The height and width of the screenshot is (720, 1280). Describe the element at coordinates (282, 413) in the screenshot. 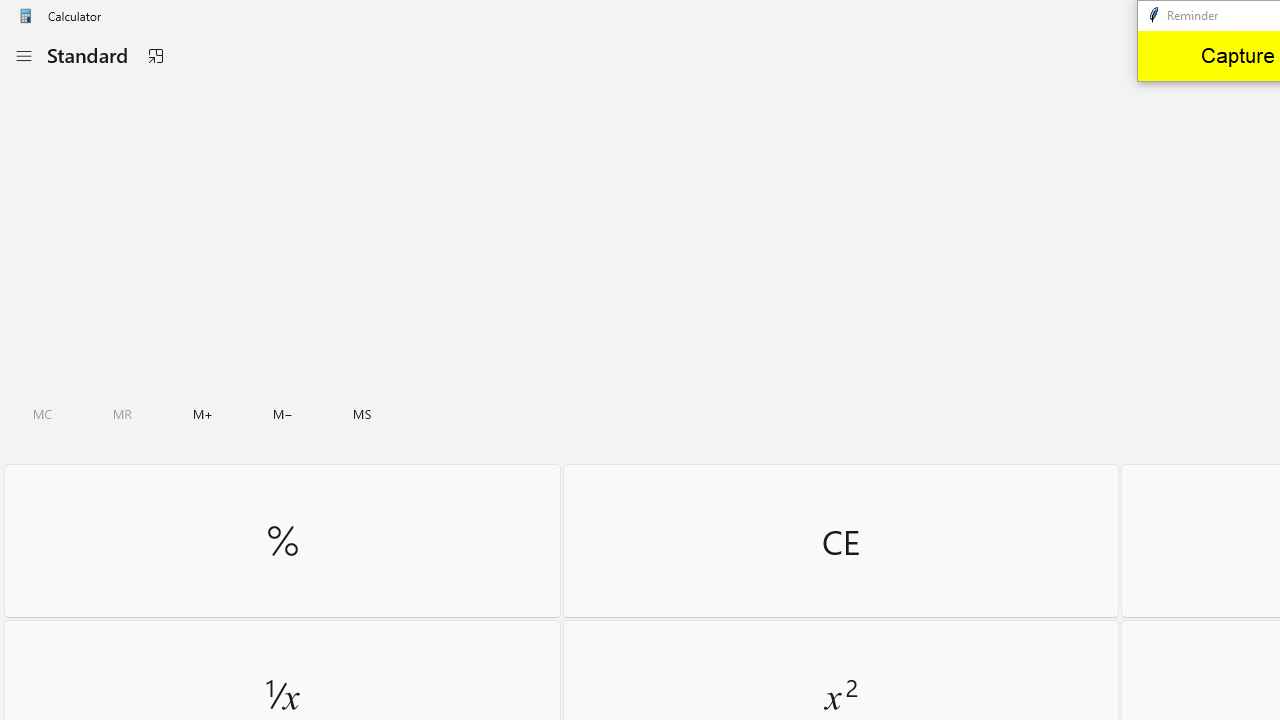

I see `'Memory subtract'` at that location.